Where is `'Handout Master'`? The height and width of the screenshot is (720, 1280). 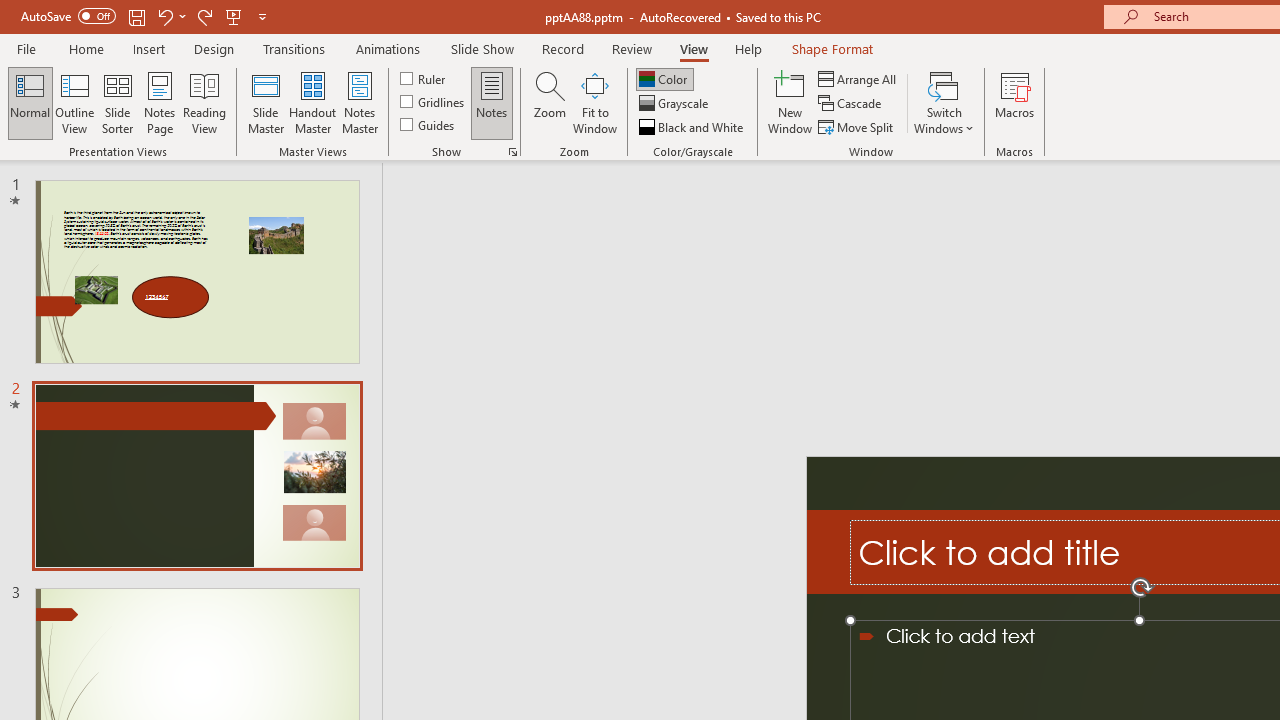 'Handout Master' is located at coordinates (311, 103).